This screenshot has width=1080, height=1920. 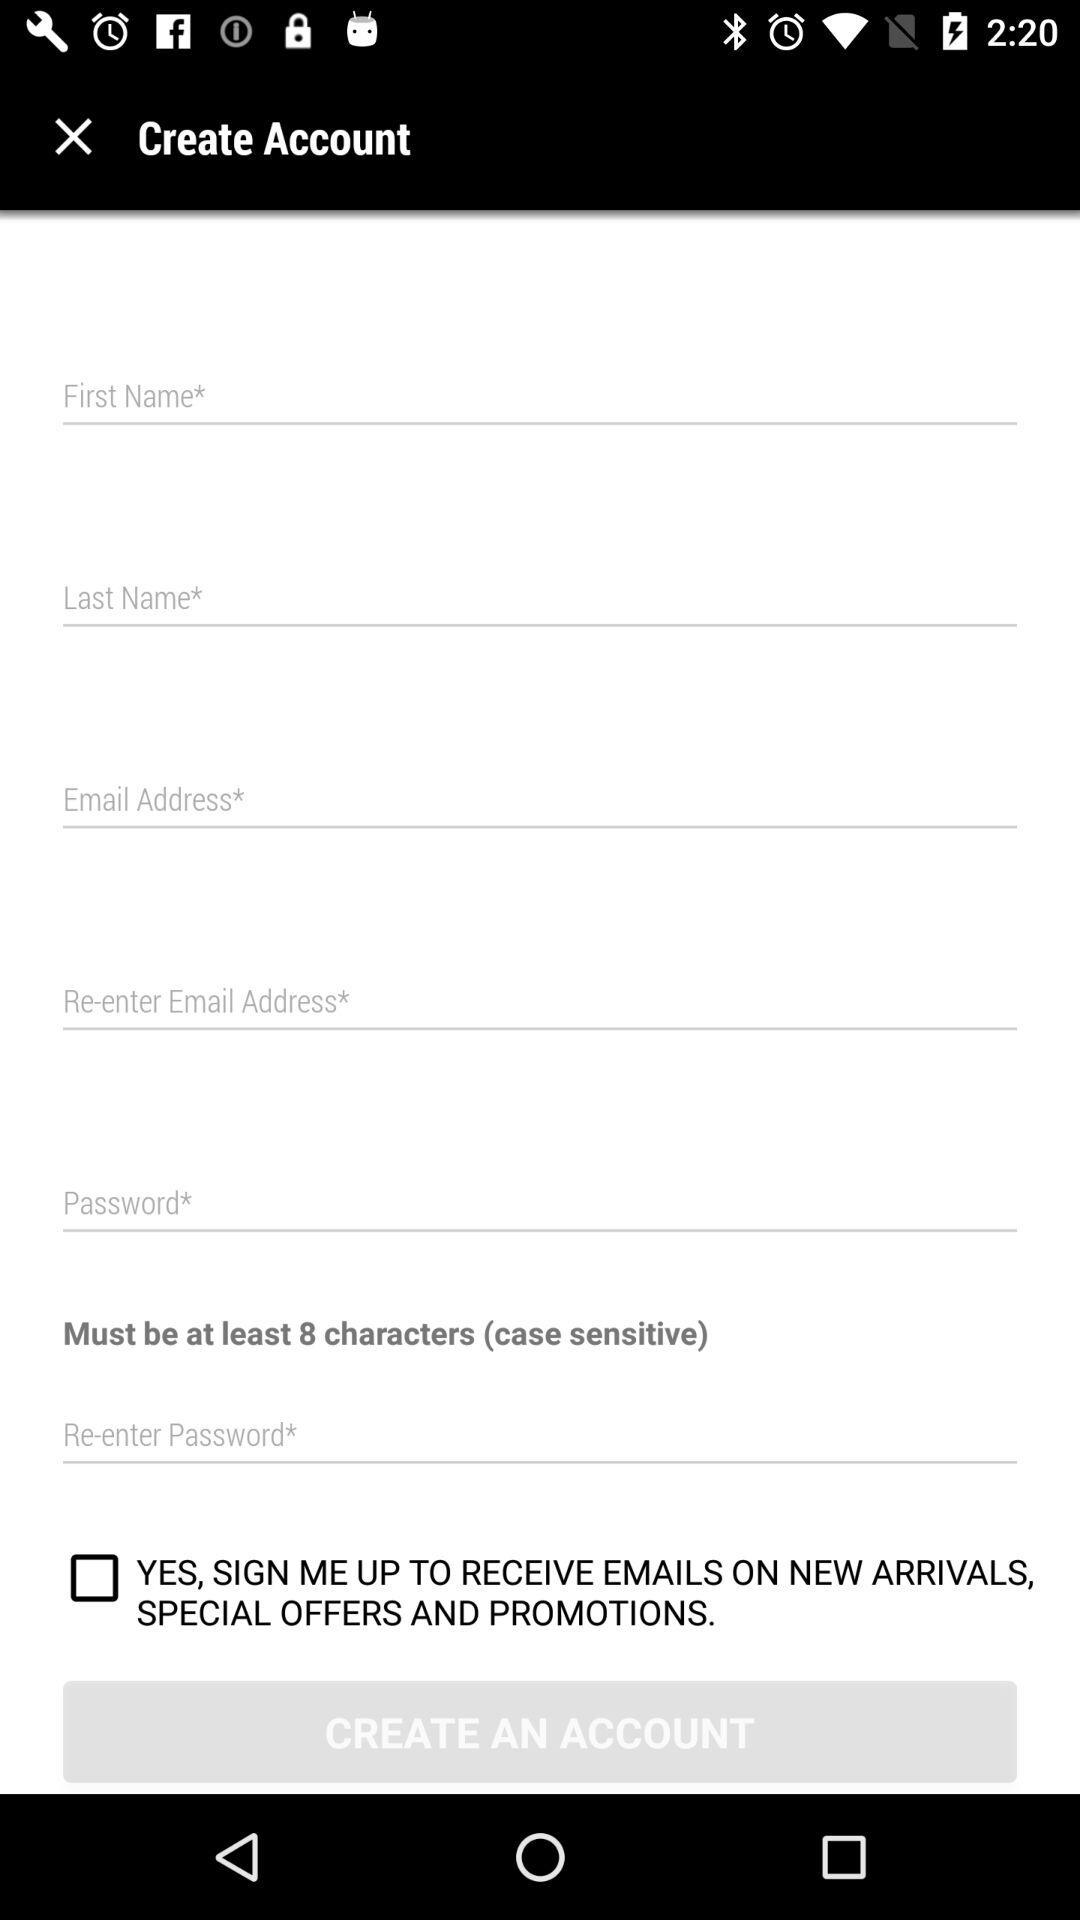 What do you see at coordinates (94, 1580) in the screenshot?
I see `the icon at the bottom left corner` at bounding box center [94, 1580].